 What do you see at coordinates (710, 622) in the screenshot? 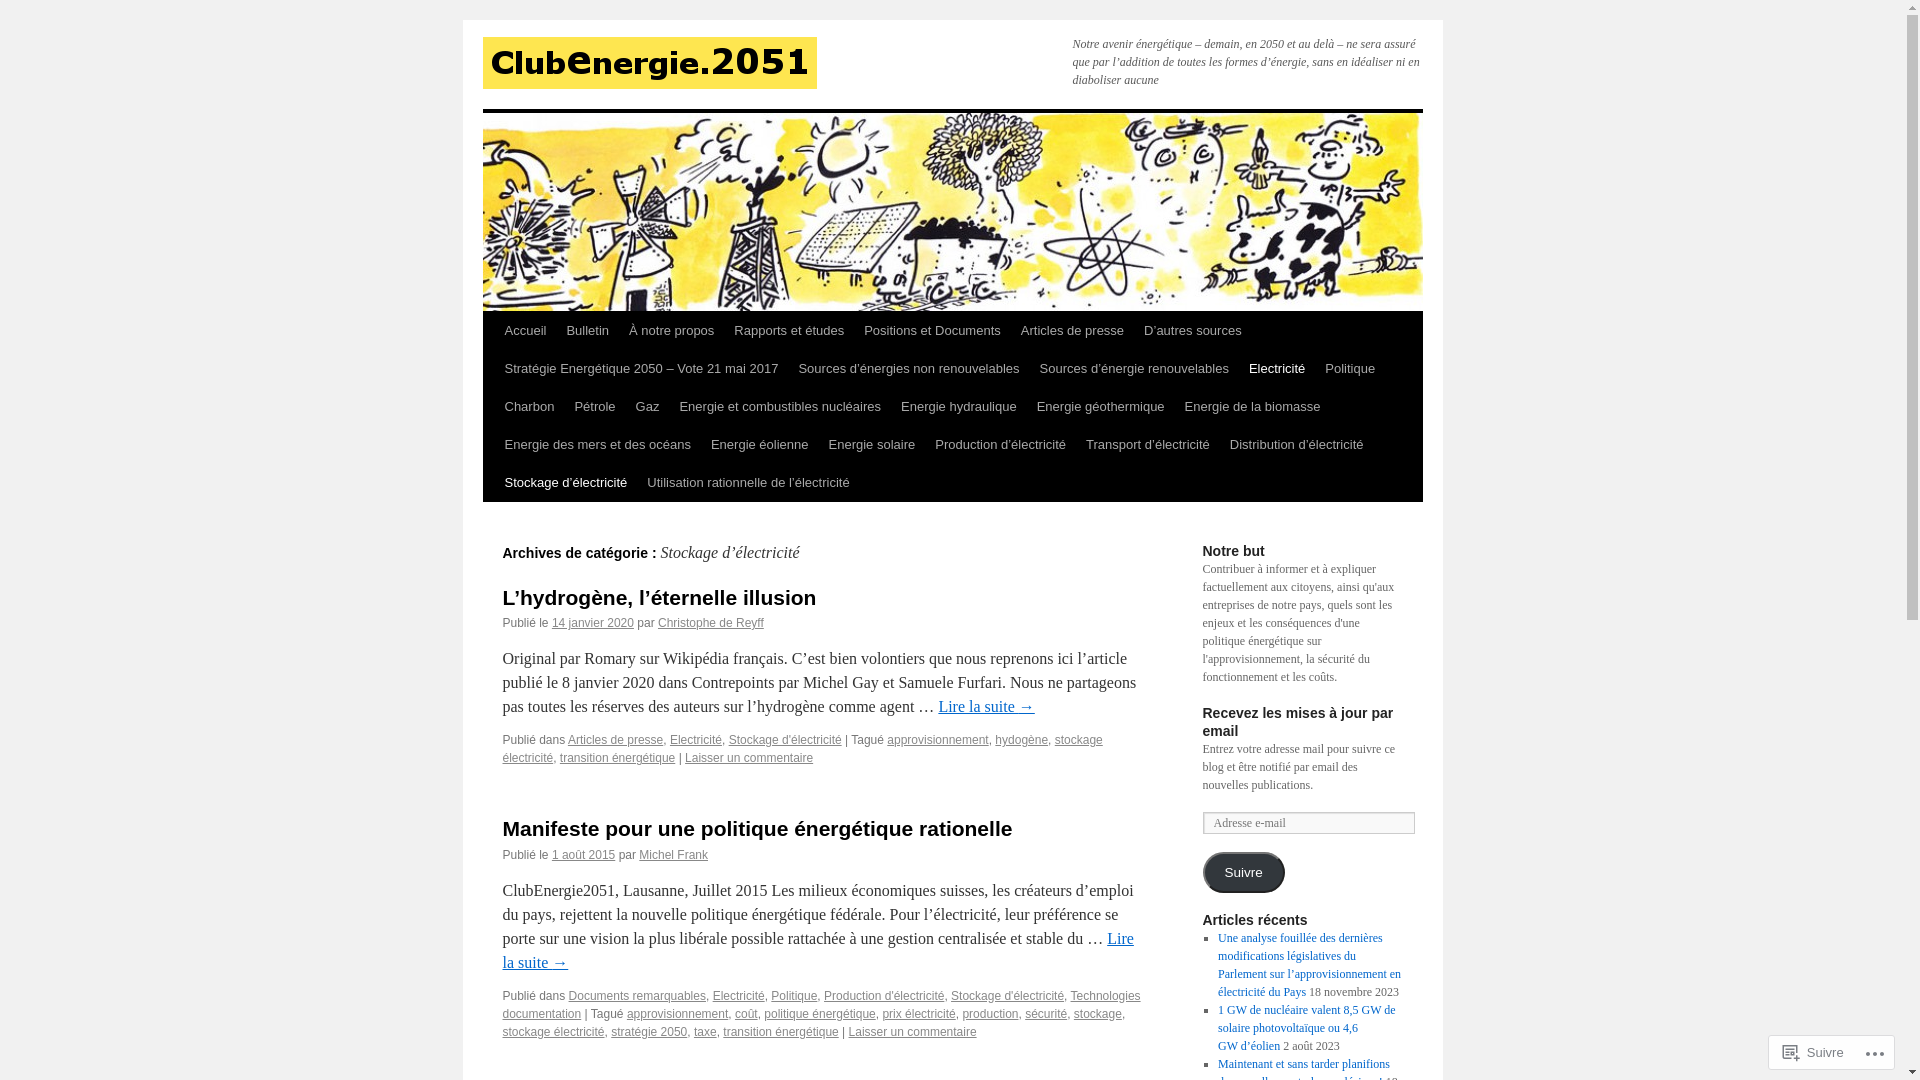
I see `'Christophe de Reyff'` at bounding box center [710, 622].